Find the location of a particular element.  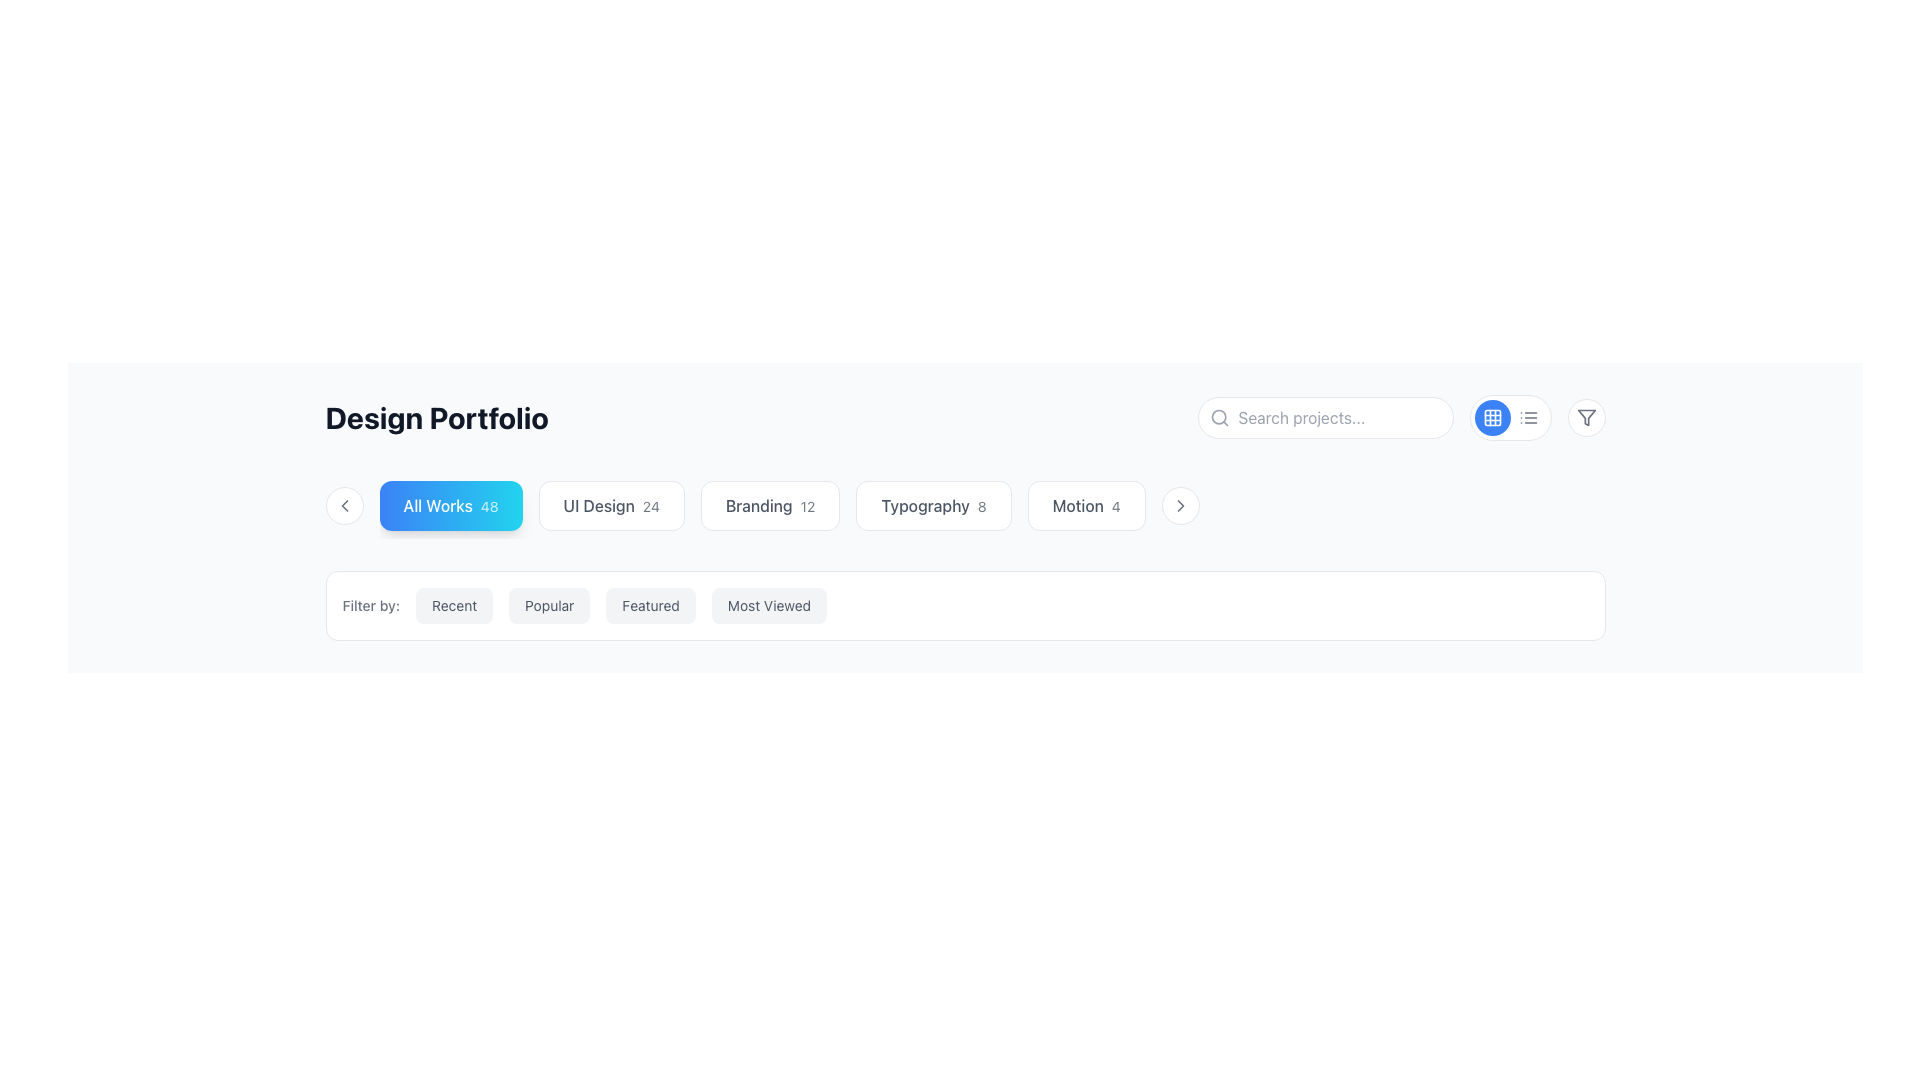

the search icon located within the search input field at the top right section of the interface, which enhances the user's understanding and accessibility of the input field is located at coordinates (1218, 416).